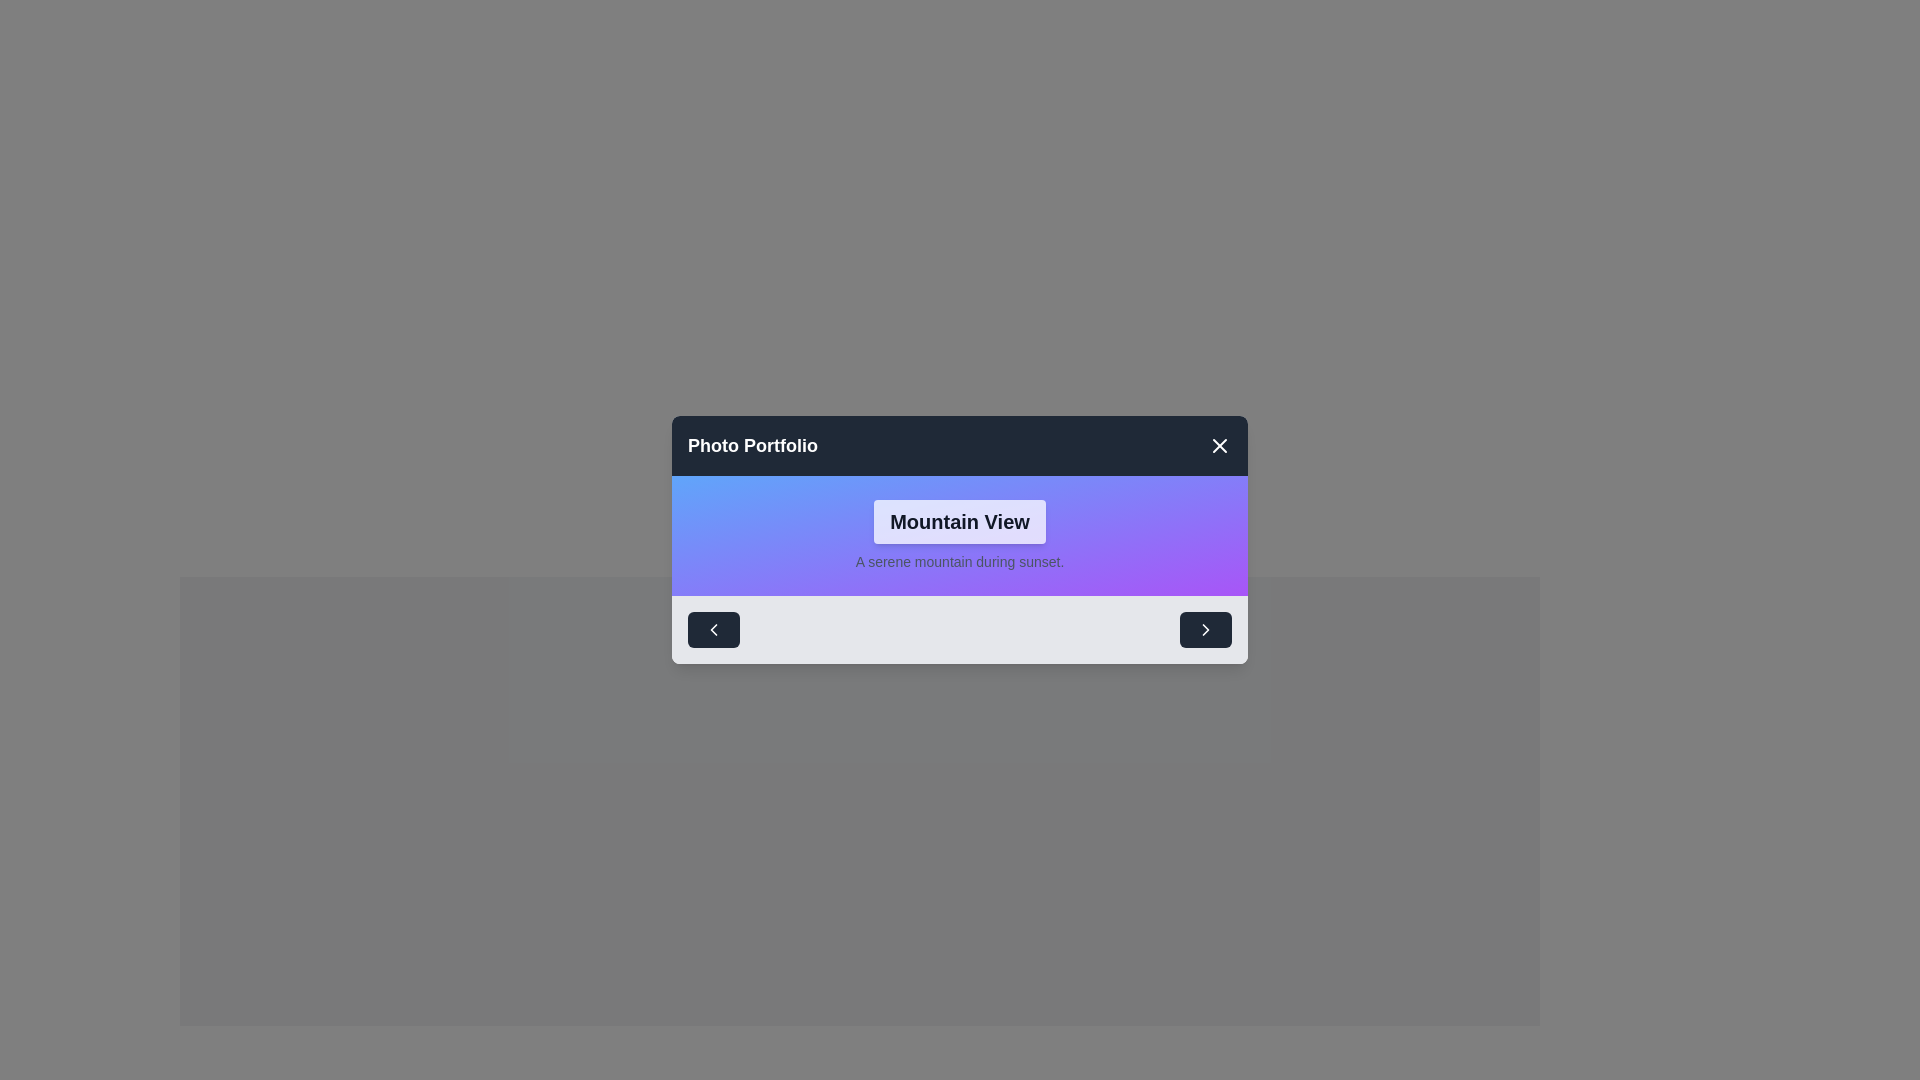 This screenshot has height=1080, width=1920. Describe the element at coordinates (960, 535) in the screenshot. I see `the informational label that provides the title 'Mountain View' and the description 'A serene mountain during sunset.' This element is centrally aligned beneath the 'Photo Portfolio' heading` at that location.